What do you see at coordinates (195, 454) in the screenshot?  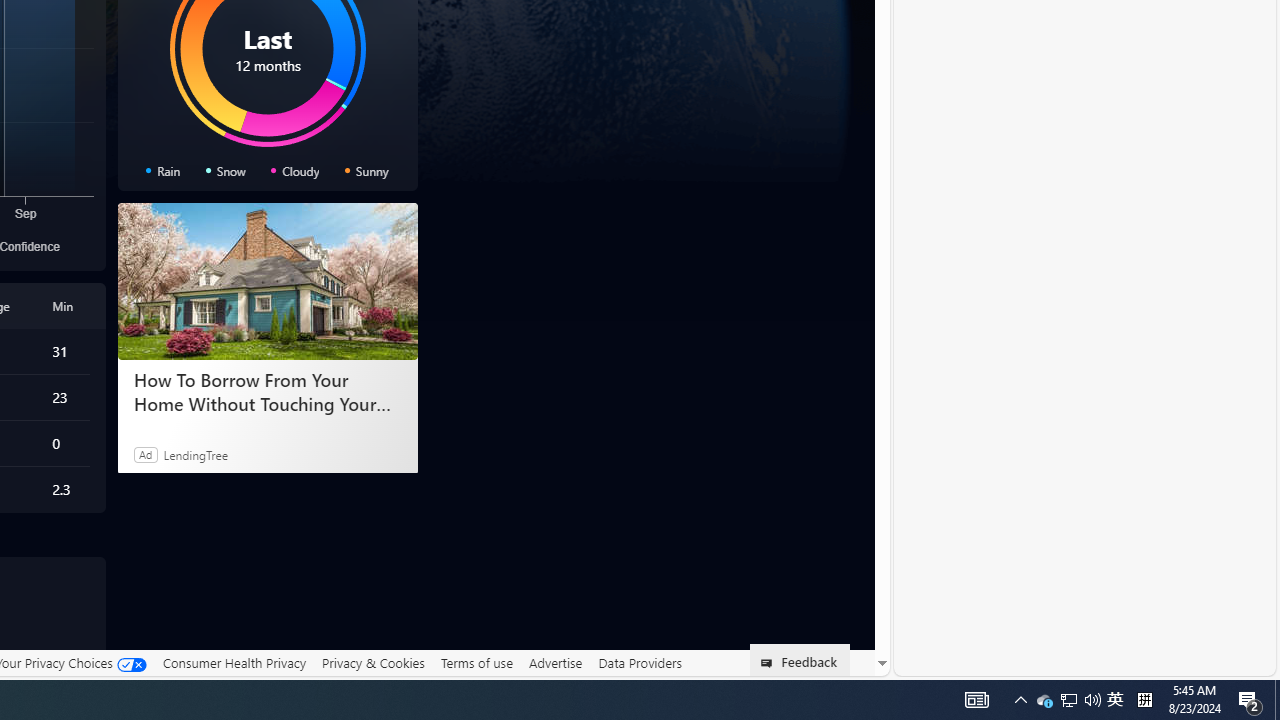 I see `'LendingTree'` at bounding box center [195, 454].